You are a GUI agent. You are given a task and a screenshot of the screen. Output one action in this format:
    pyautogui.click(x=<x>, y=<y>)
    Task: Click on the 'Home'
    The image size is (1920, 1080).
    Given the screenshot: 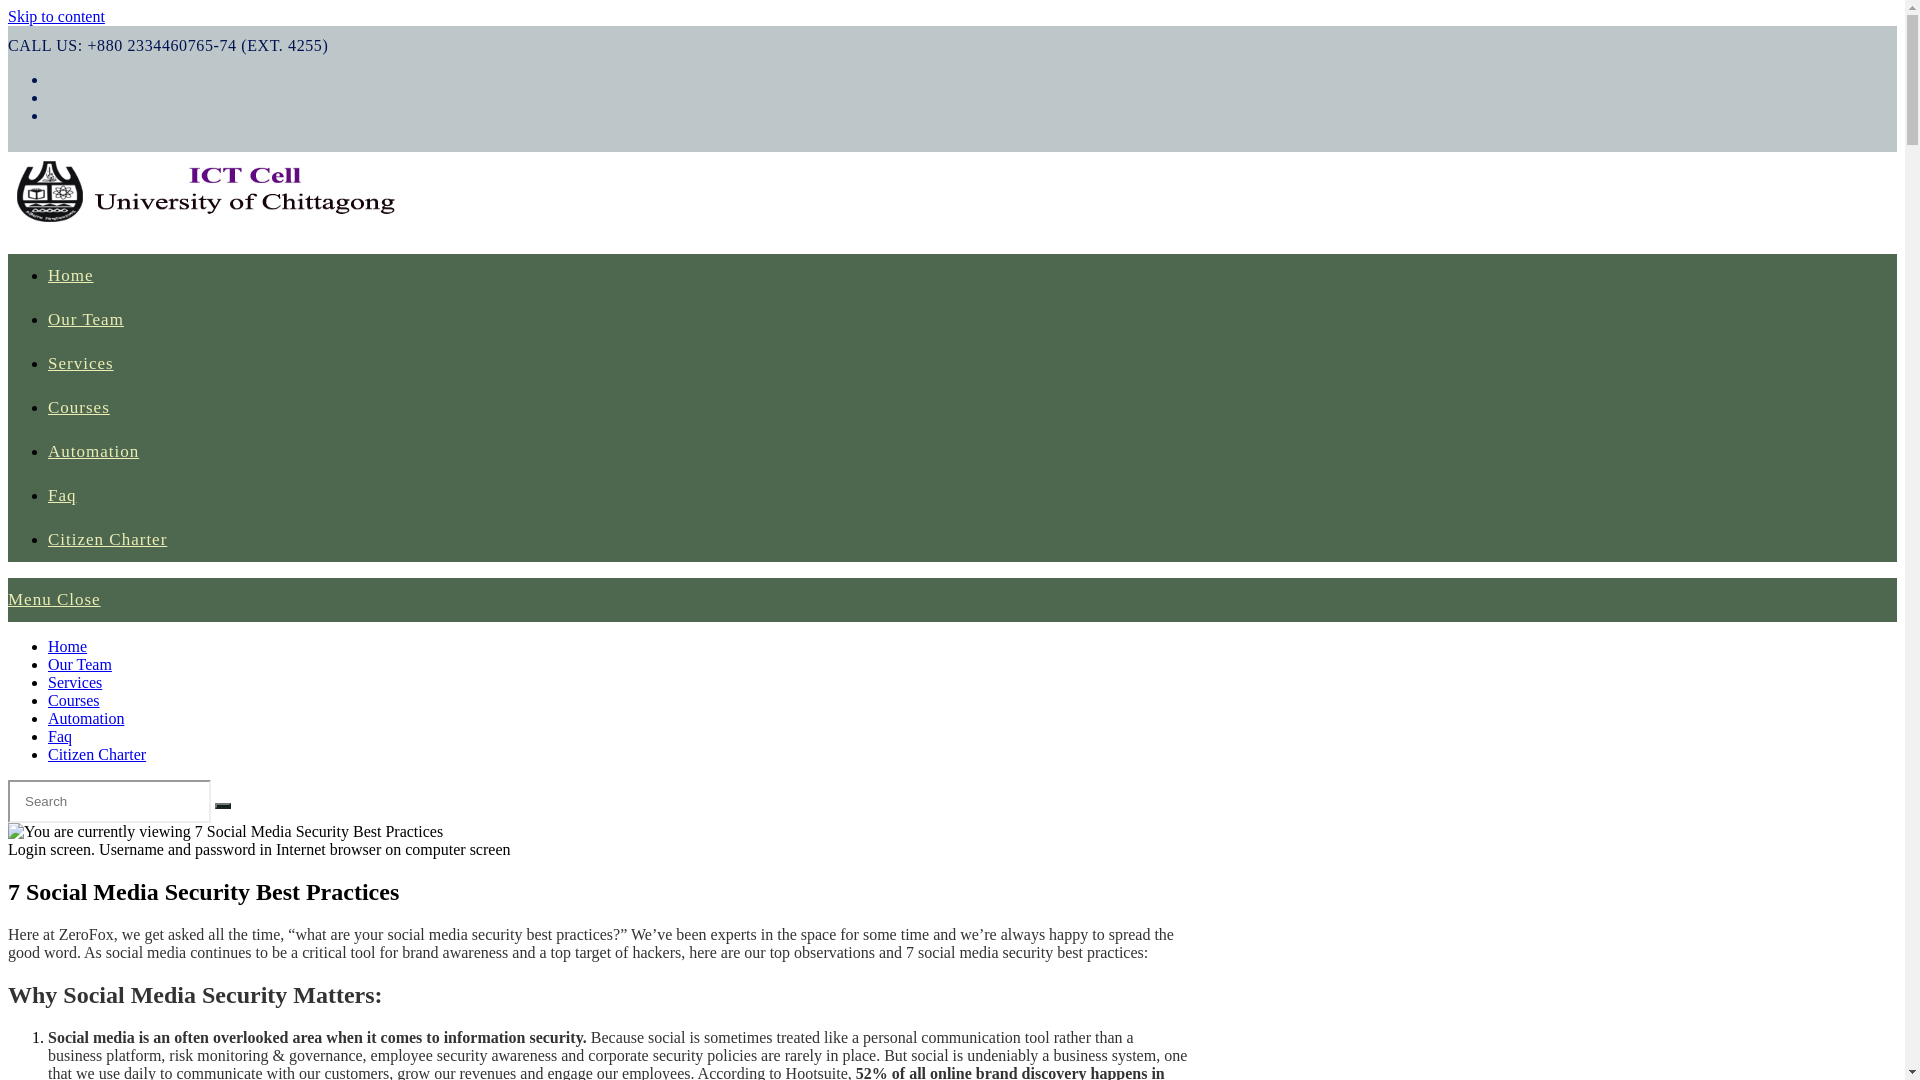 What is the action you would take?
    pyautogui.click(x=71, y=275)
    